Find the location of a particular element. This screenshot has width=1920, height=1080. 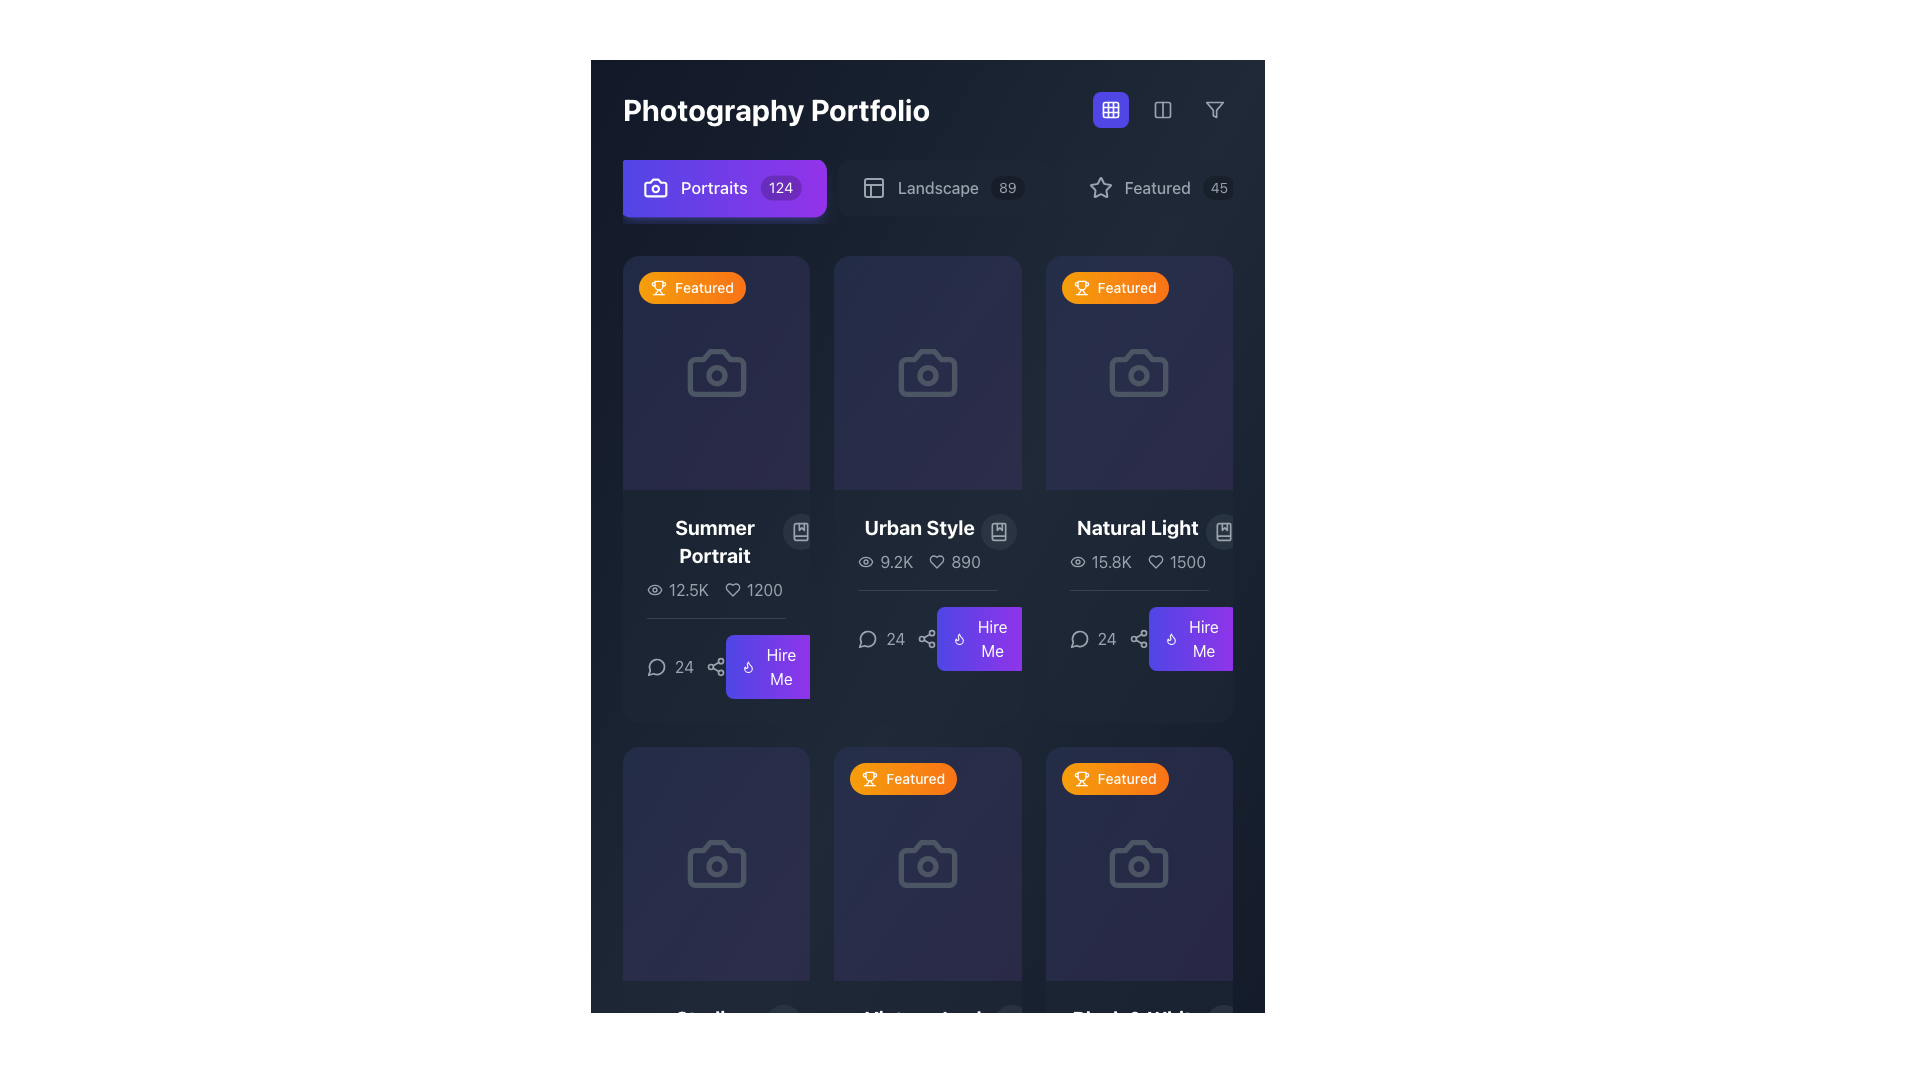

the camera icon located in the Photography Portfolio section, specifically the first item in the grid layout under the Portraits category is located at coordinates (716, 373).